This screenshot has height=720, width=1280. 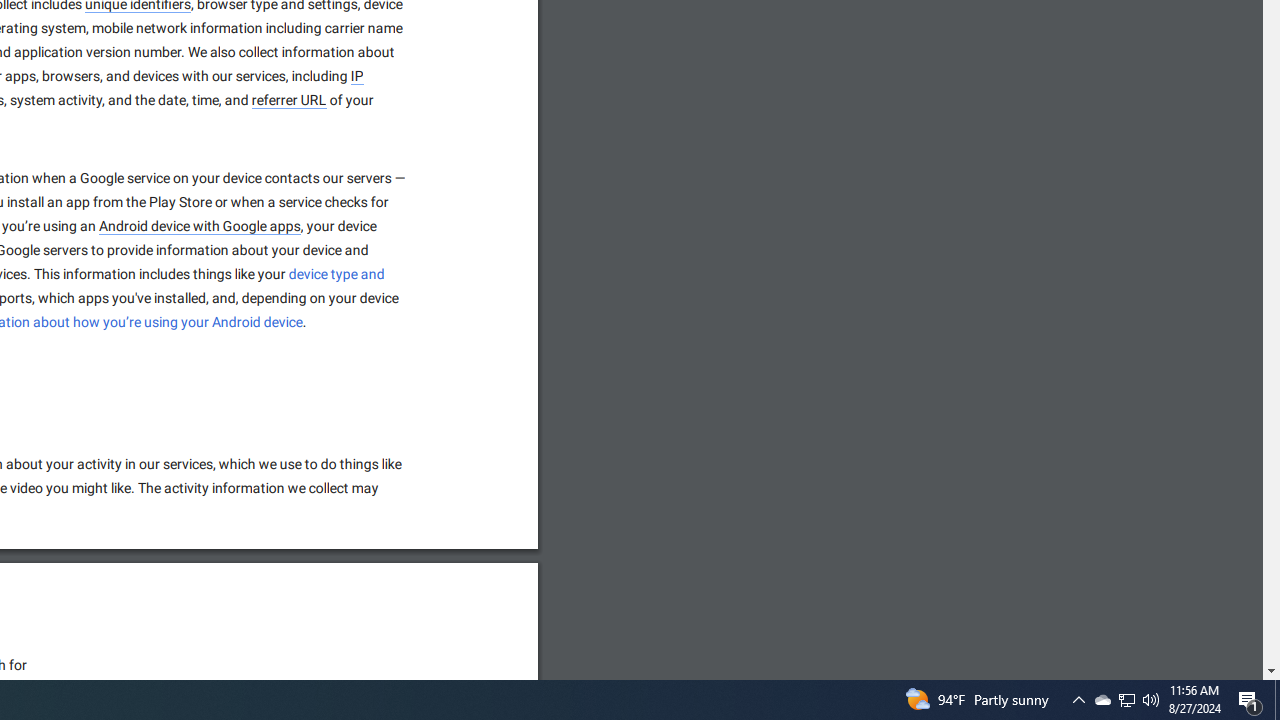 What do you see at coordinates (288, 101) in the screenshot?
I see `'referrer URL'` at bounding box center [288, 101].